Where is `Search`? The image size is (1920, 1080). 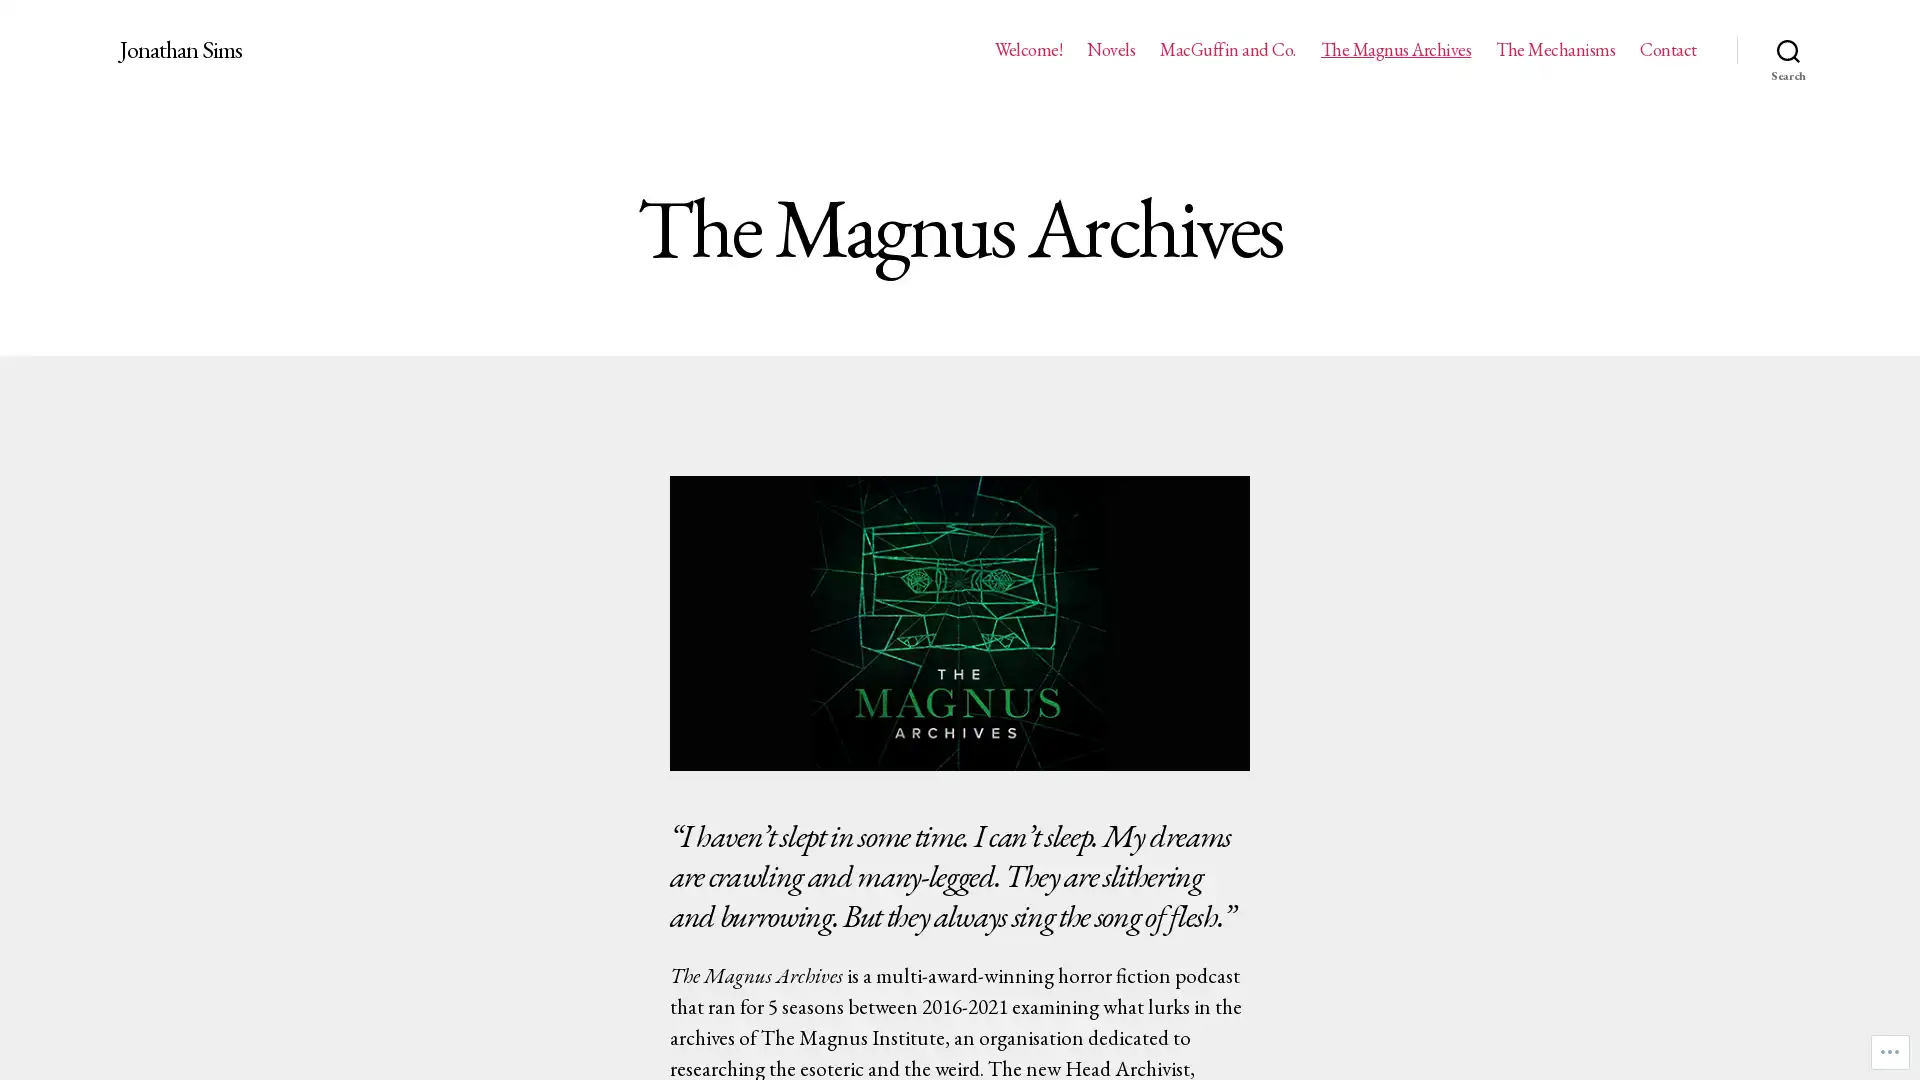 Search is located at coordinates (1788, 49).